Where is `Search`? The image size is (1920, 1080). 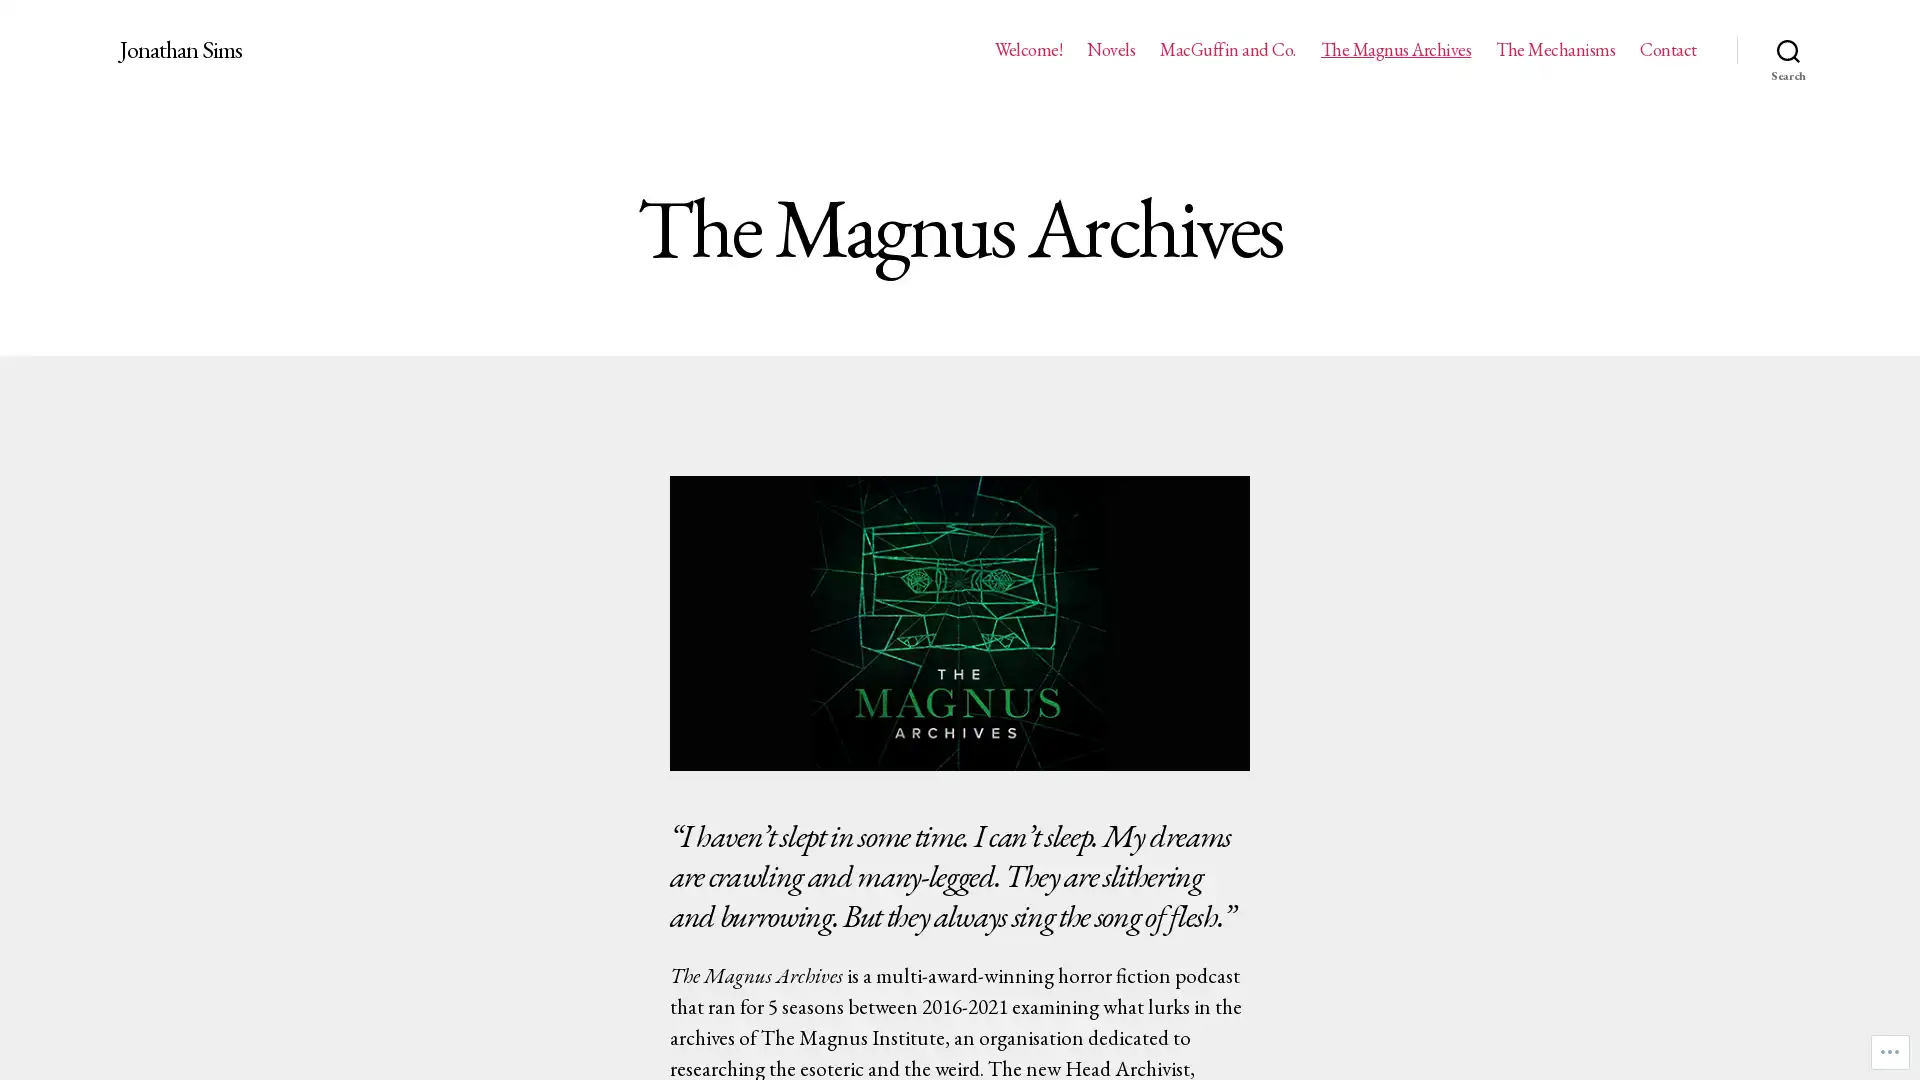 Search is located at coordinates (1788, 49).